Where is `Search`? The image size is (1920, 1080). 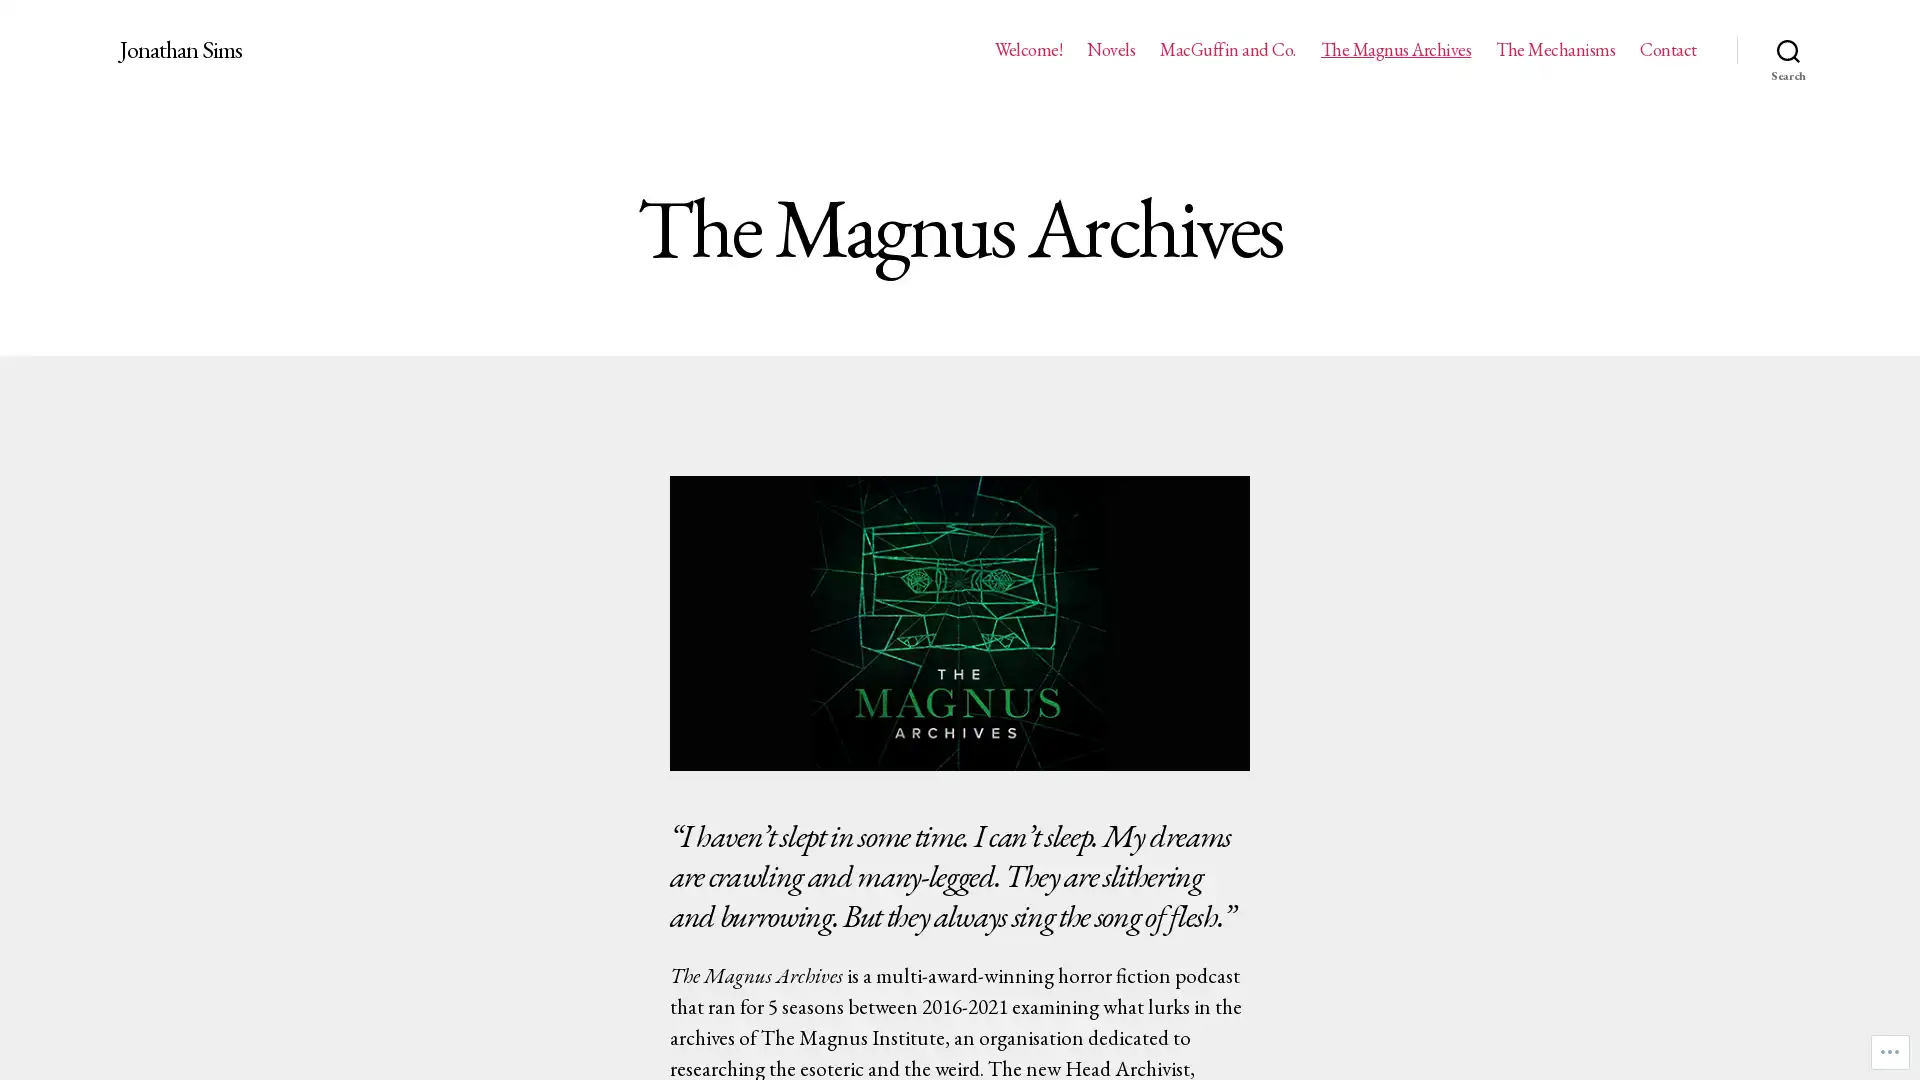 Search is located at coordinates (1788, 49).